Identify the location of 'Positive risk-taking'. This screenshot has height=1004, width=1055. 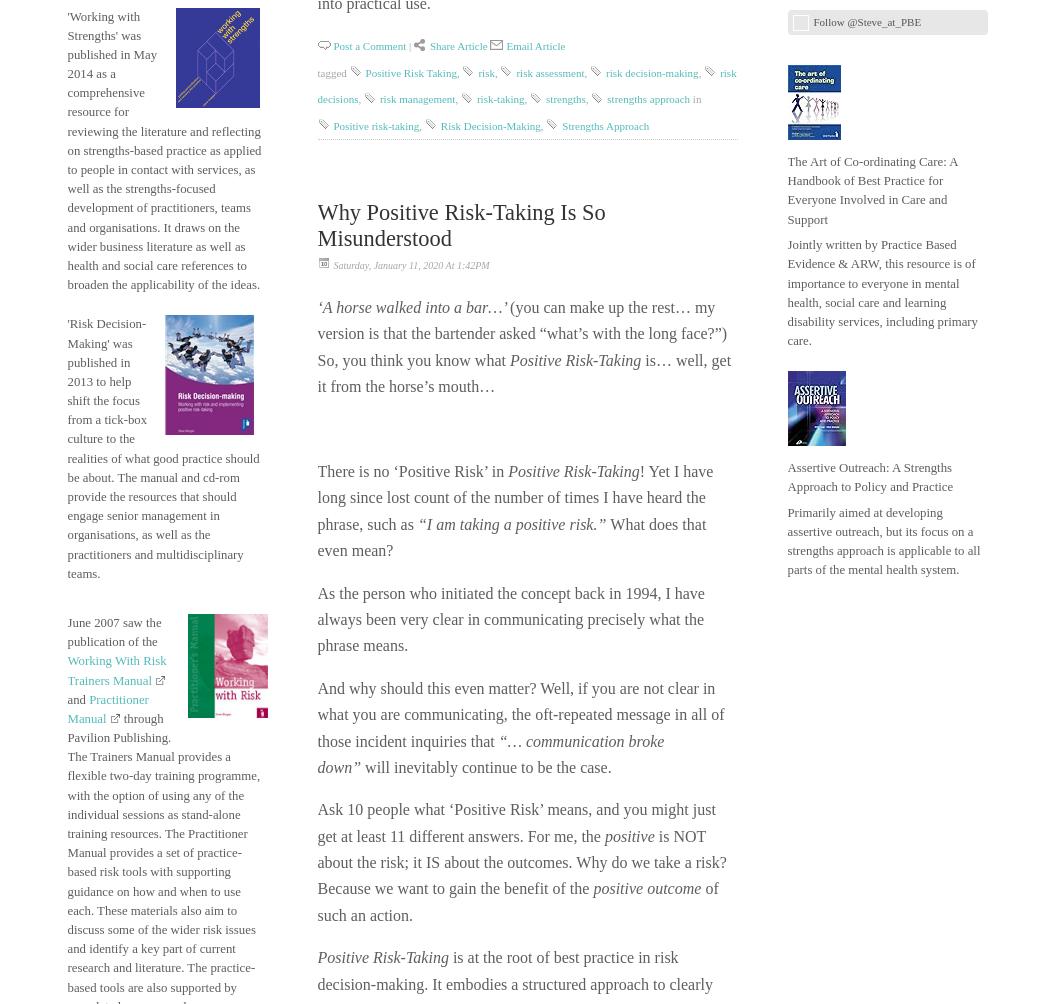
(376, 124).